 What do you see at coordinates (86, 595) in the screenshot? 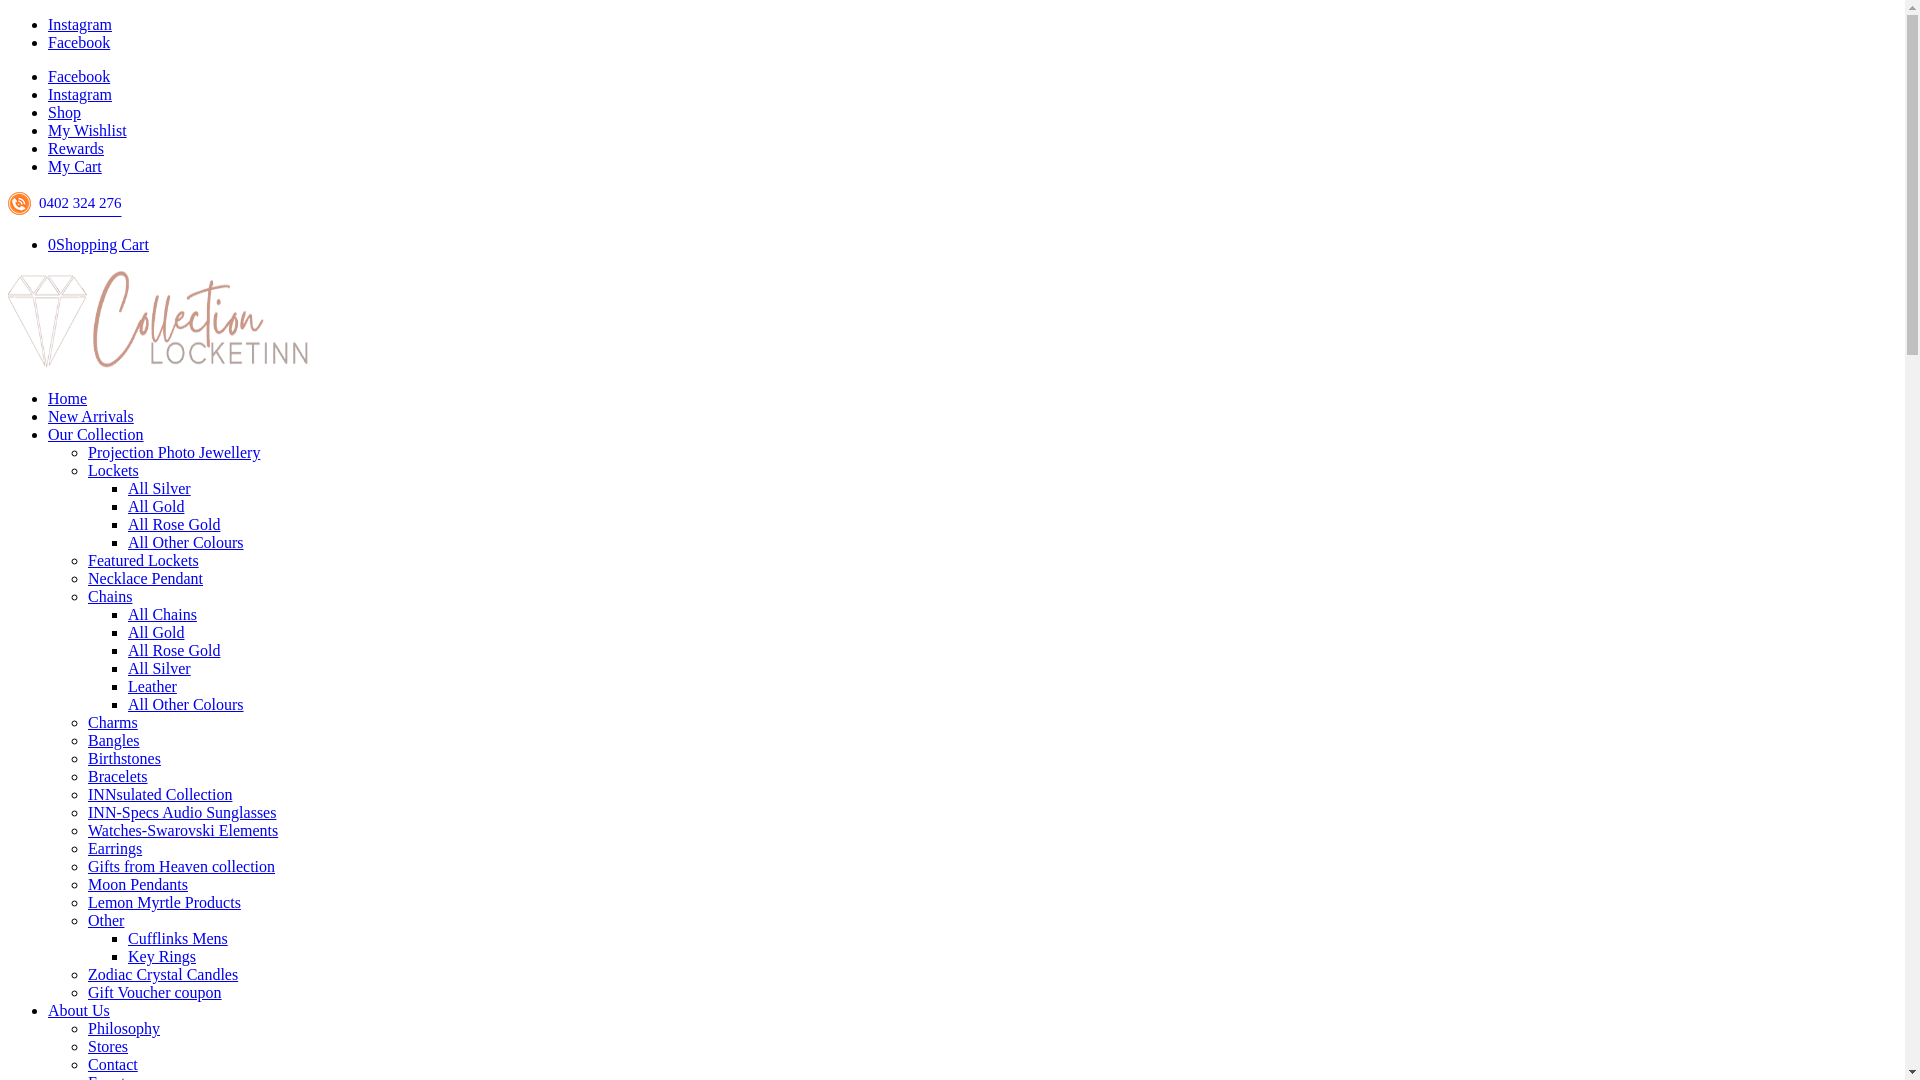
I see `'Chains'` at bounding box center [86, 595].